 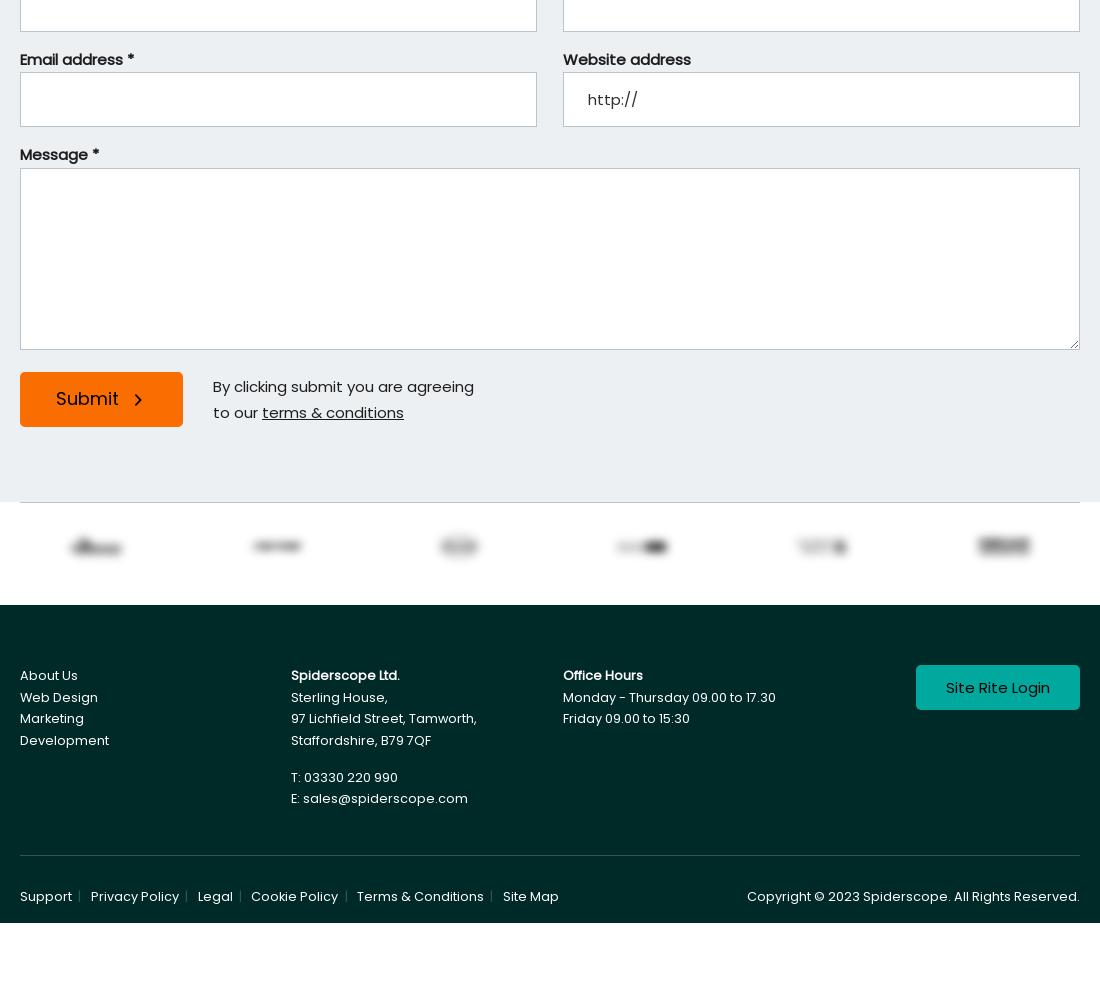 What do you see at coordinates (529, 896) in the screenshot?
I see `'Site Map'` at bounding box center [529, 896].